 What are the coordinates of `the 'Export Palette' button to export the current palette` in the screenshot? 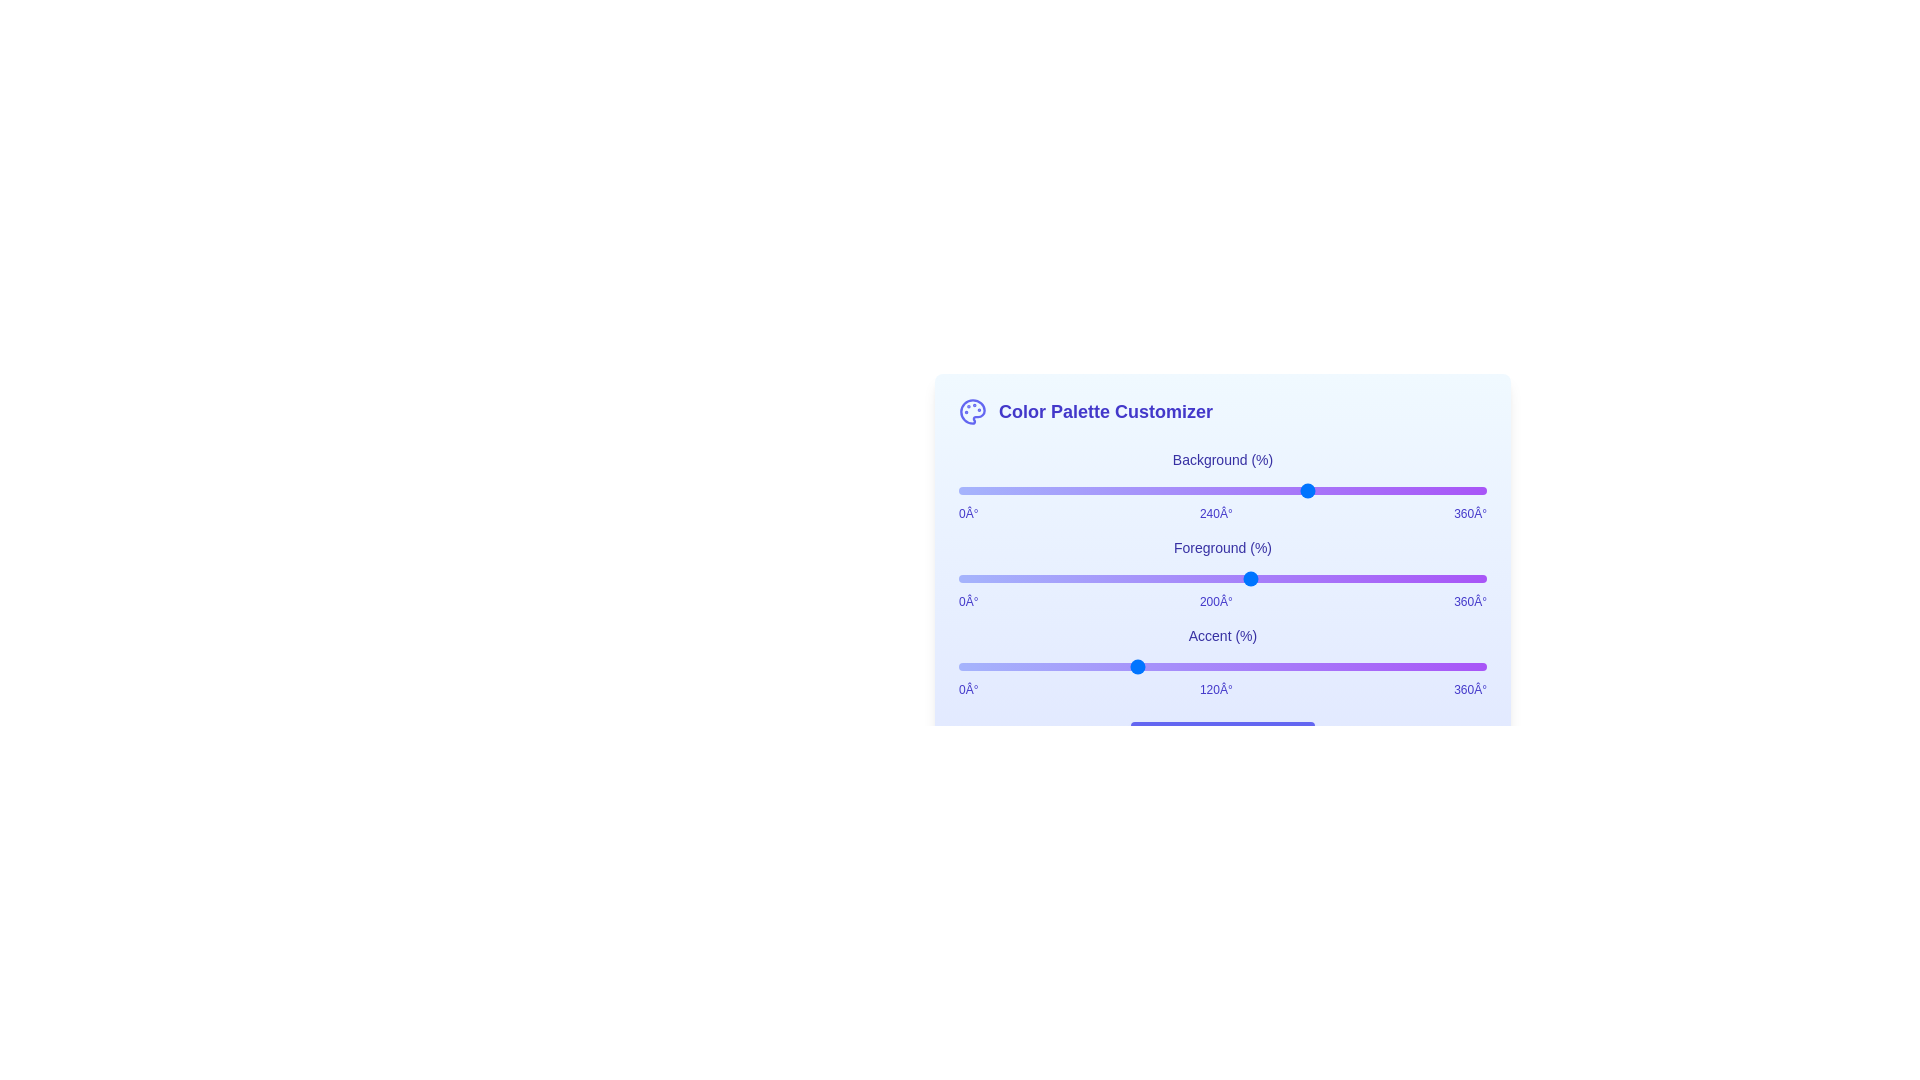 It's located at (1222, 742).